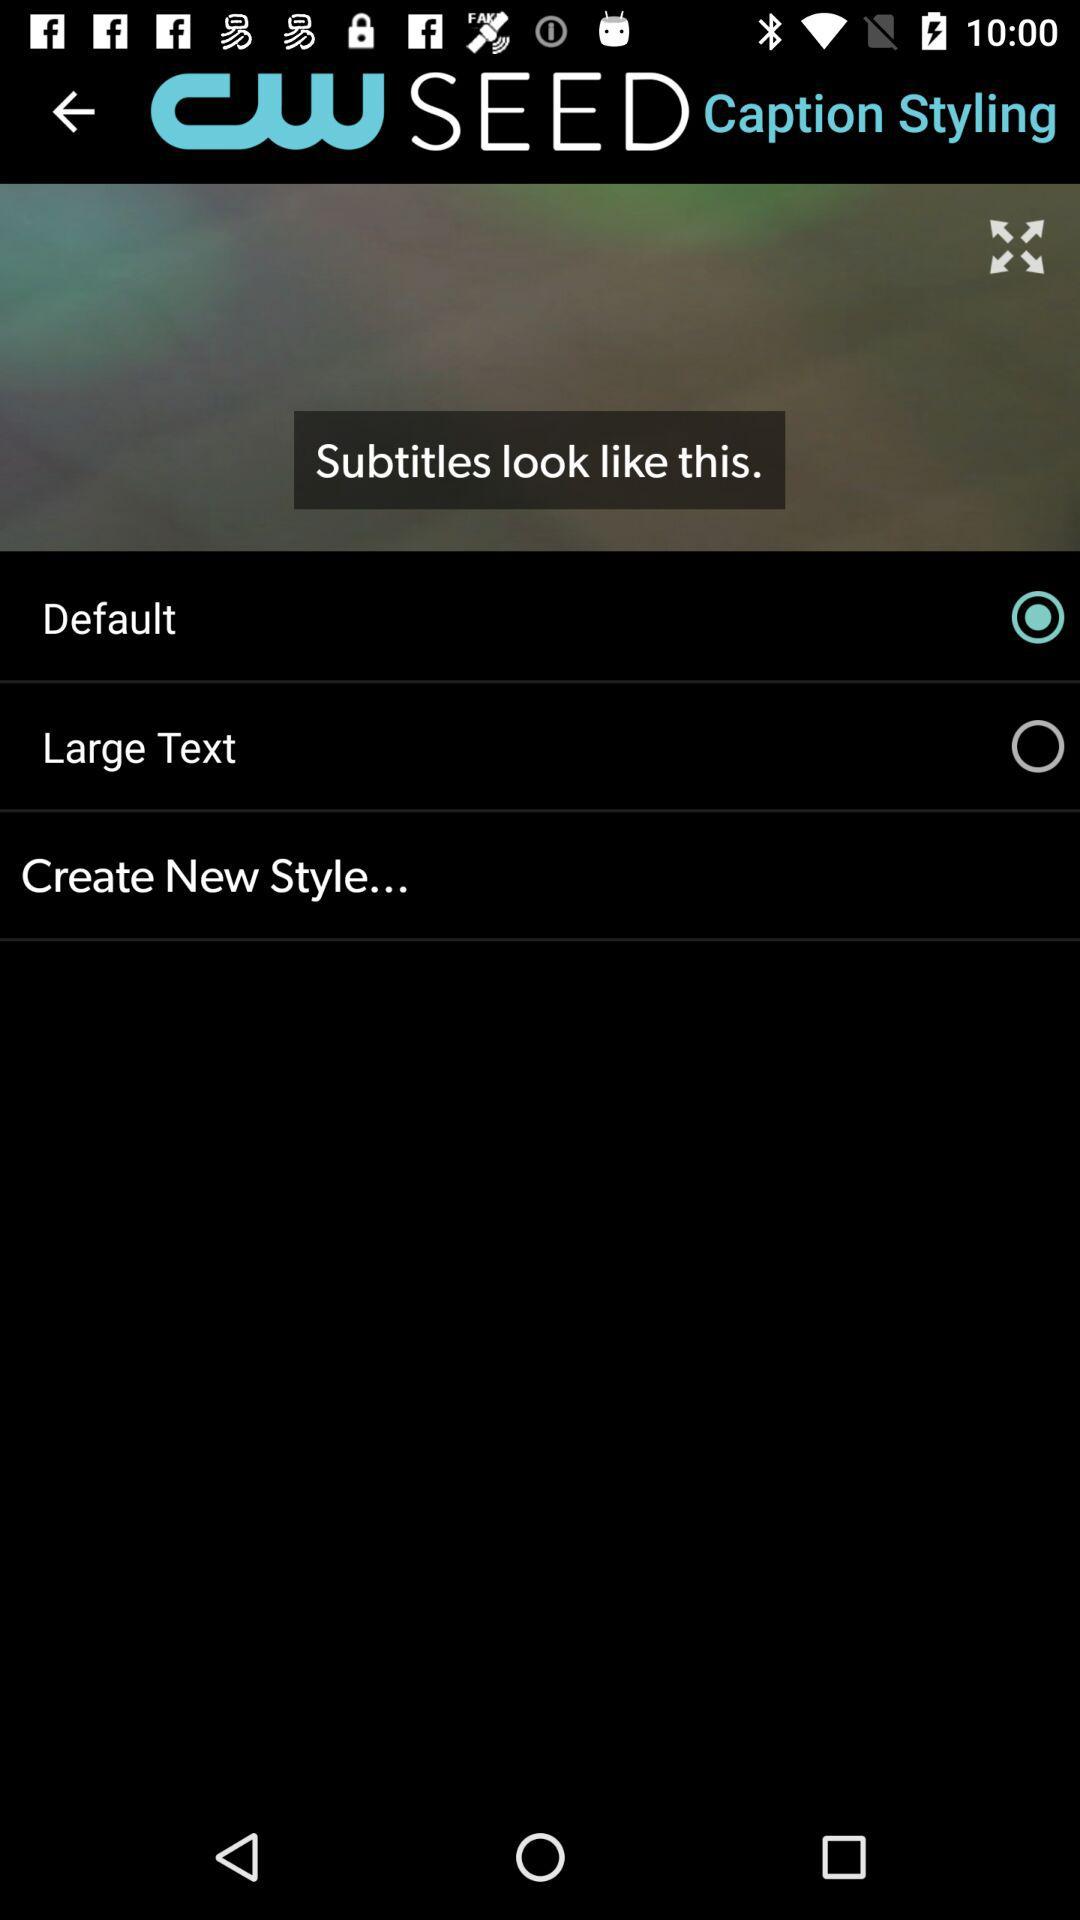 The height and width of the screenshot is (1920, 1080). I want to click on the create new style... item, so click(540, 875).